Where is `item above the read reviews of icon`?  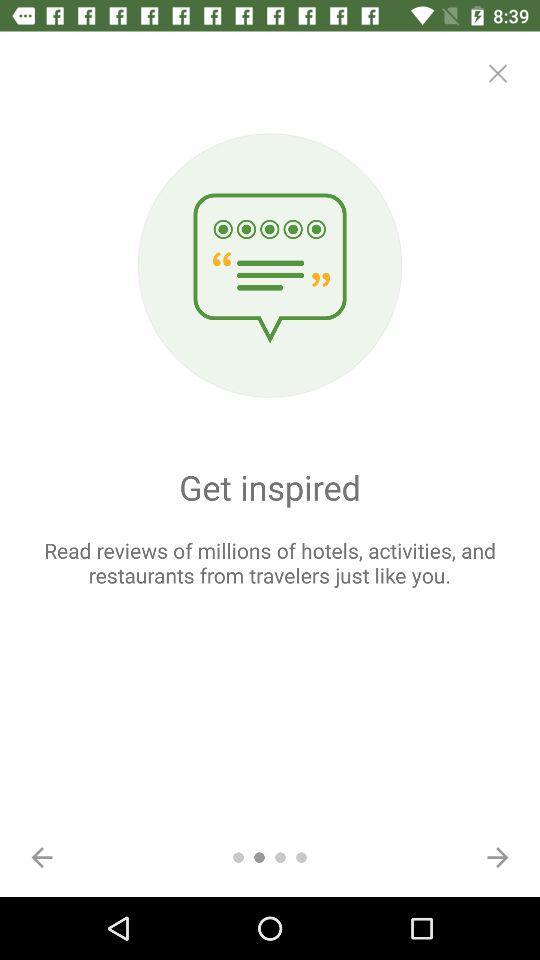 item above the read reviews of icon is located at coordinates (496, 73).